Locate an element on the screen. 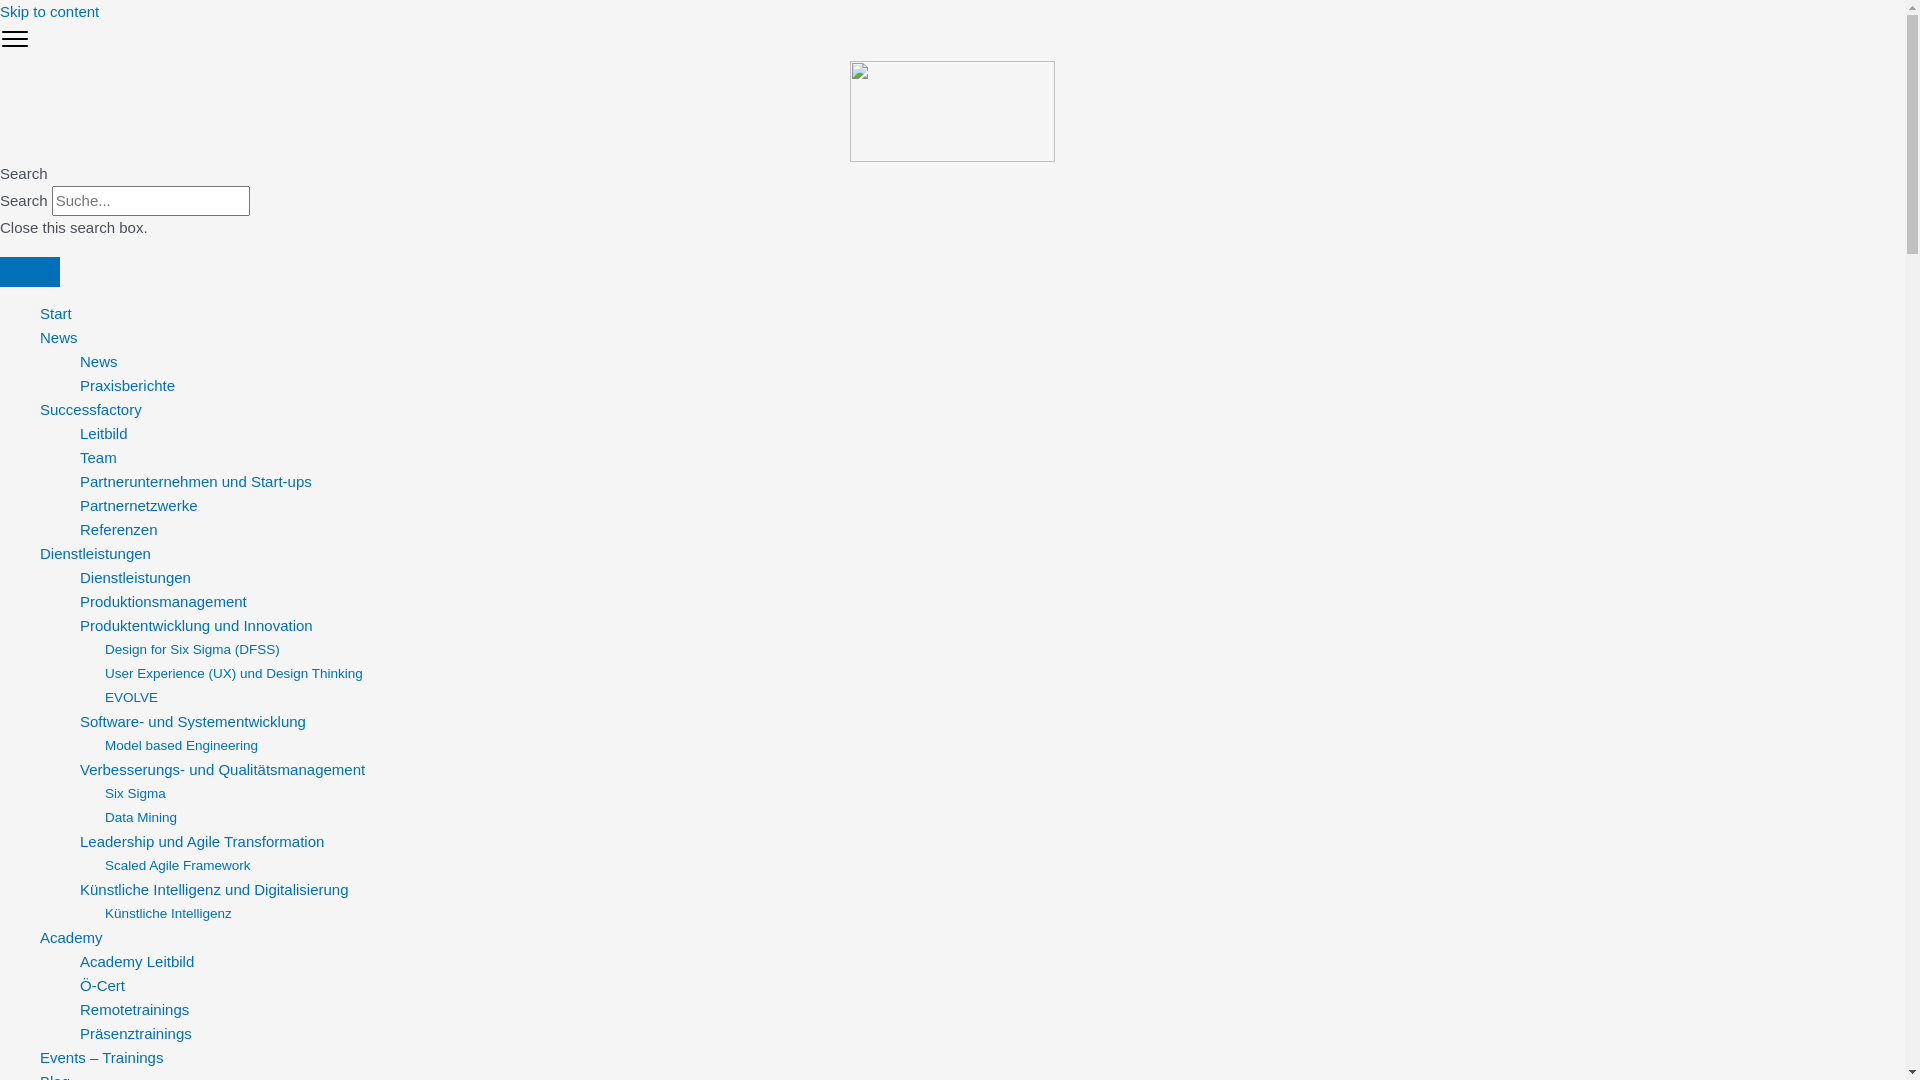 Image resolution: width=1920 pixels, height=1080 pixels. 'EVOLVE' is located at coordinates (130, 696).